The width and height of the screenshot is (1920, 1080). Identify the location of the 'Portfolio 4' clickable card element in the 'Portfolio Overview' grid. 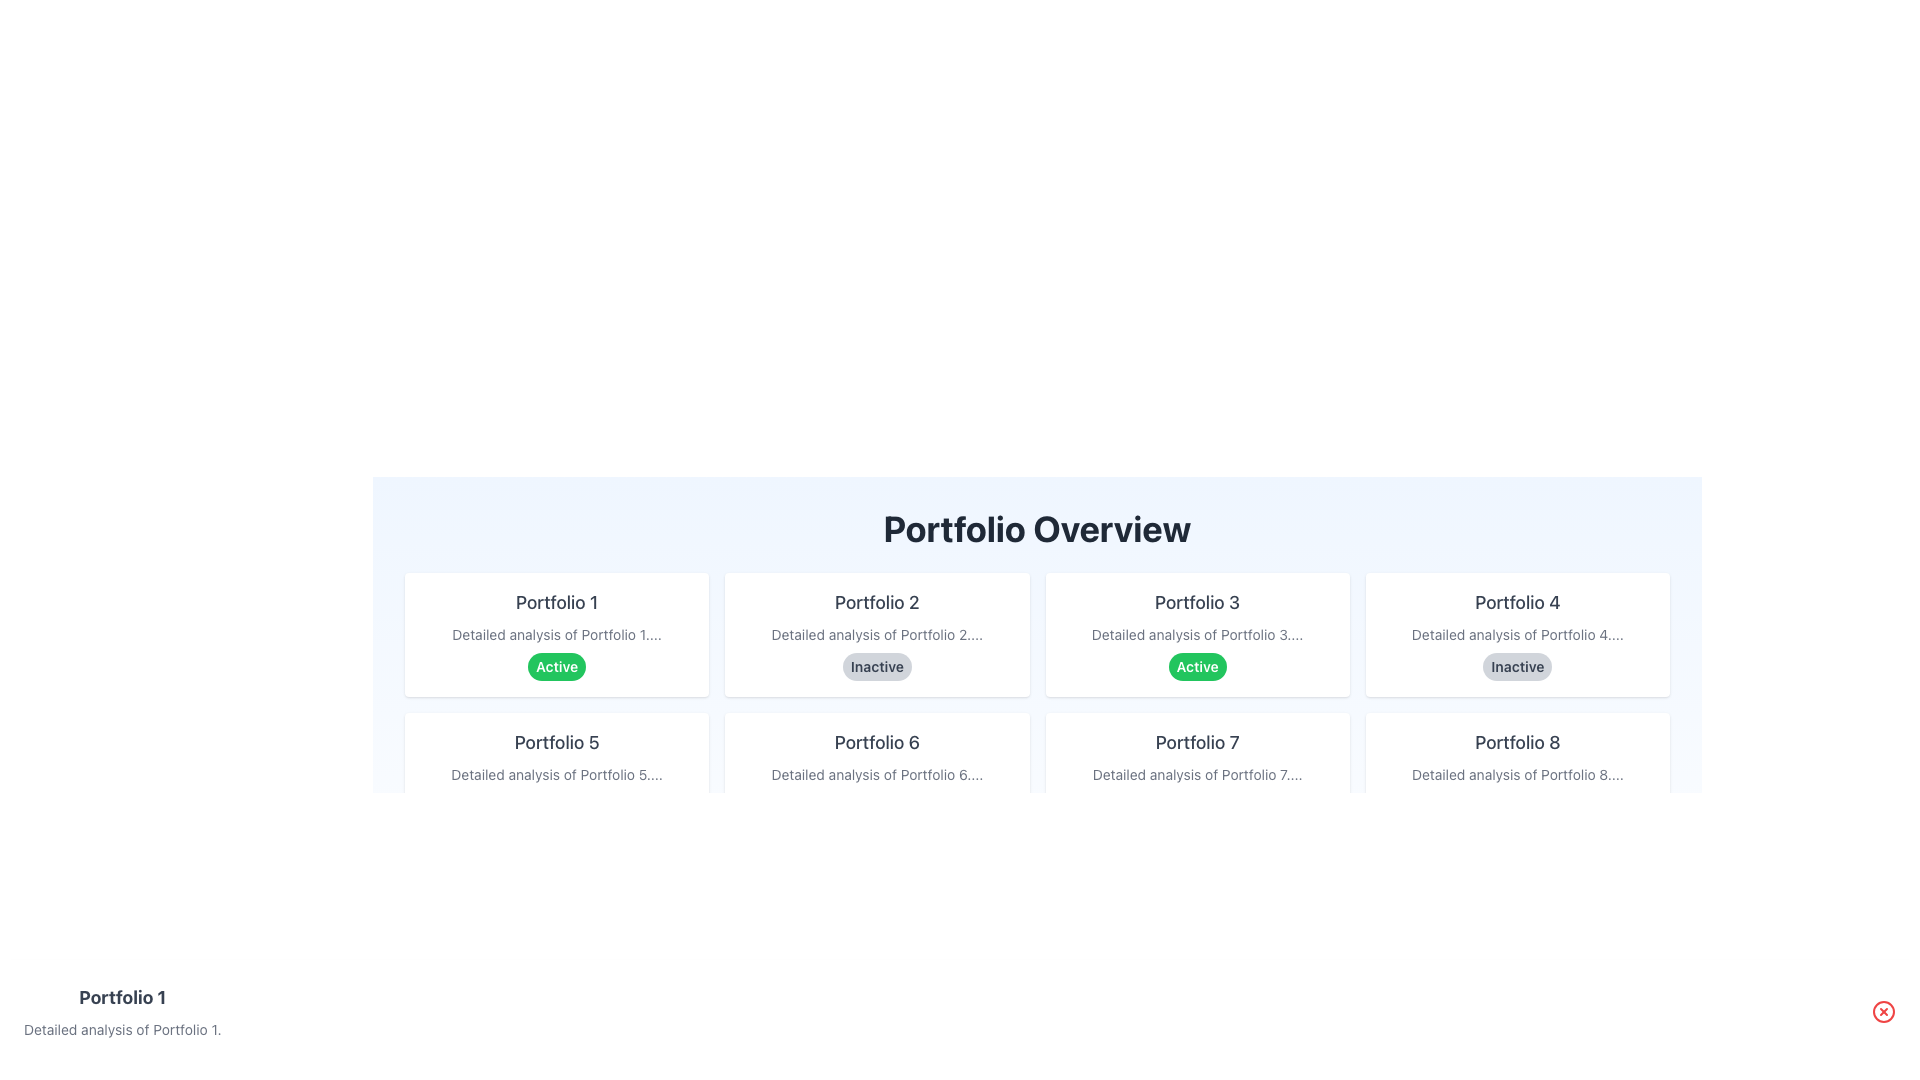
(1517, 635).